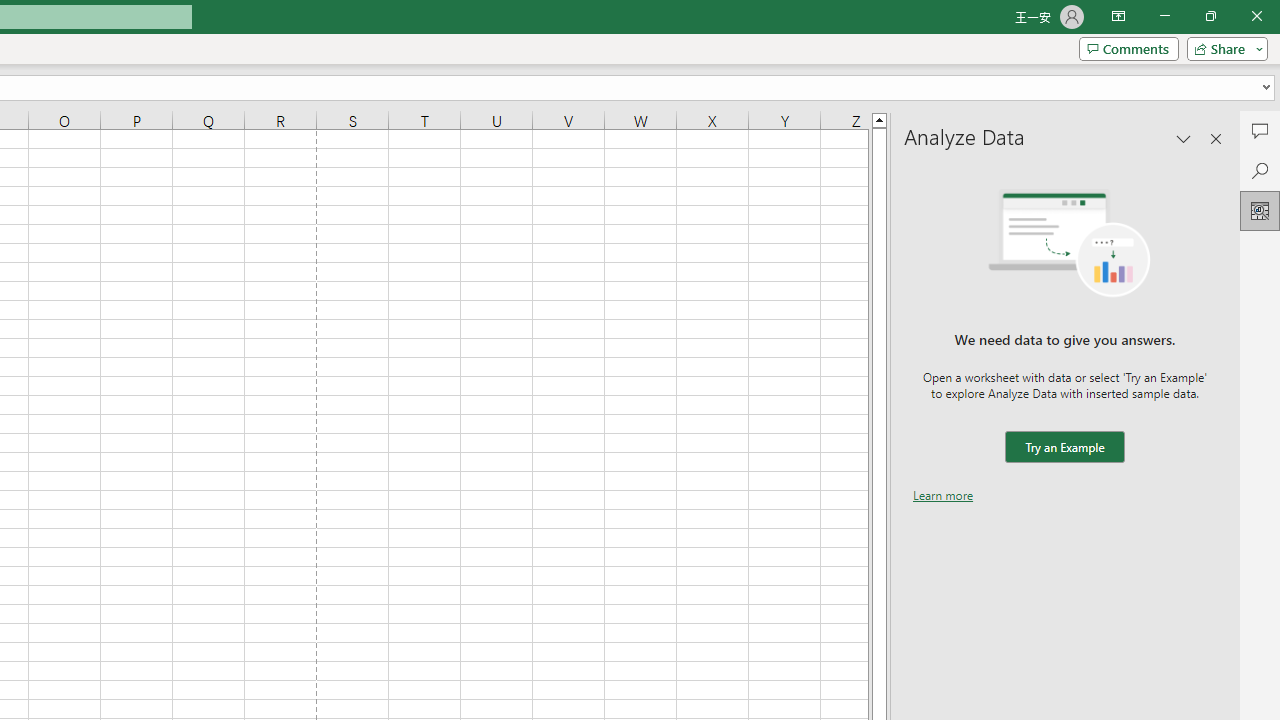  I want to click on 'Restore Down', so click(1209, 16).